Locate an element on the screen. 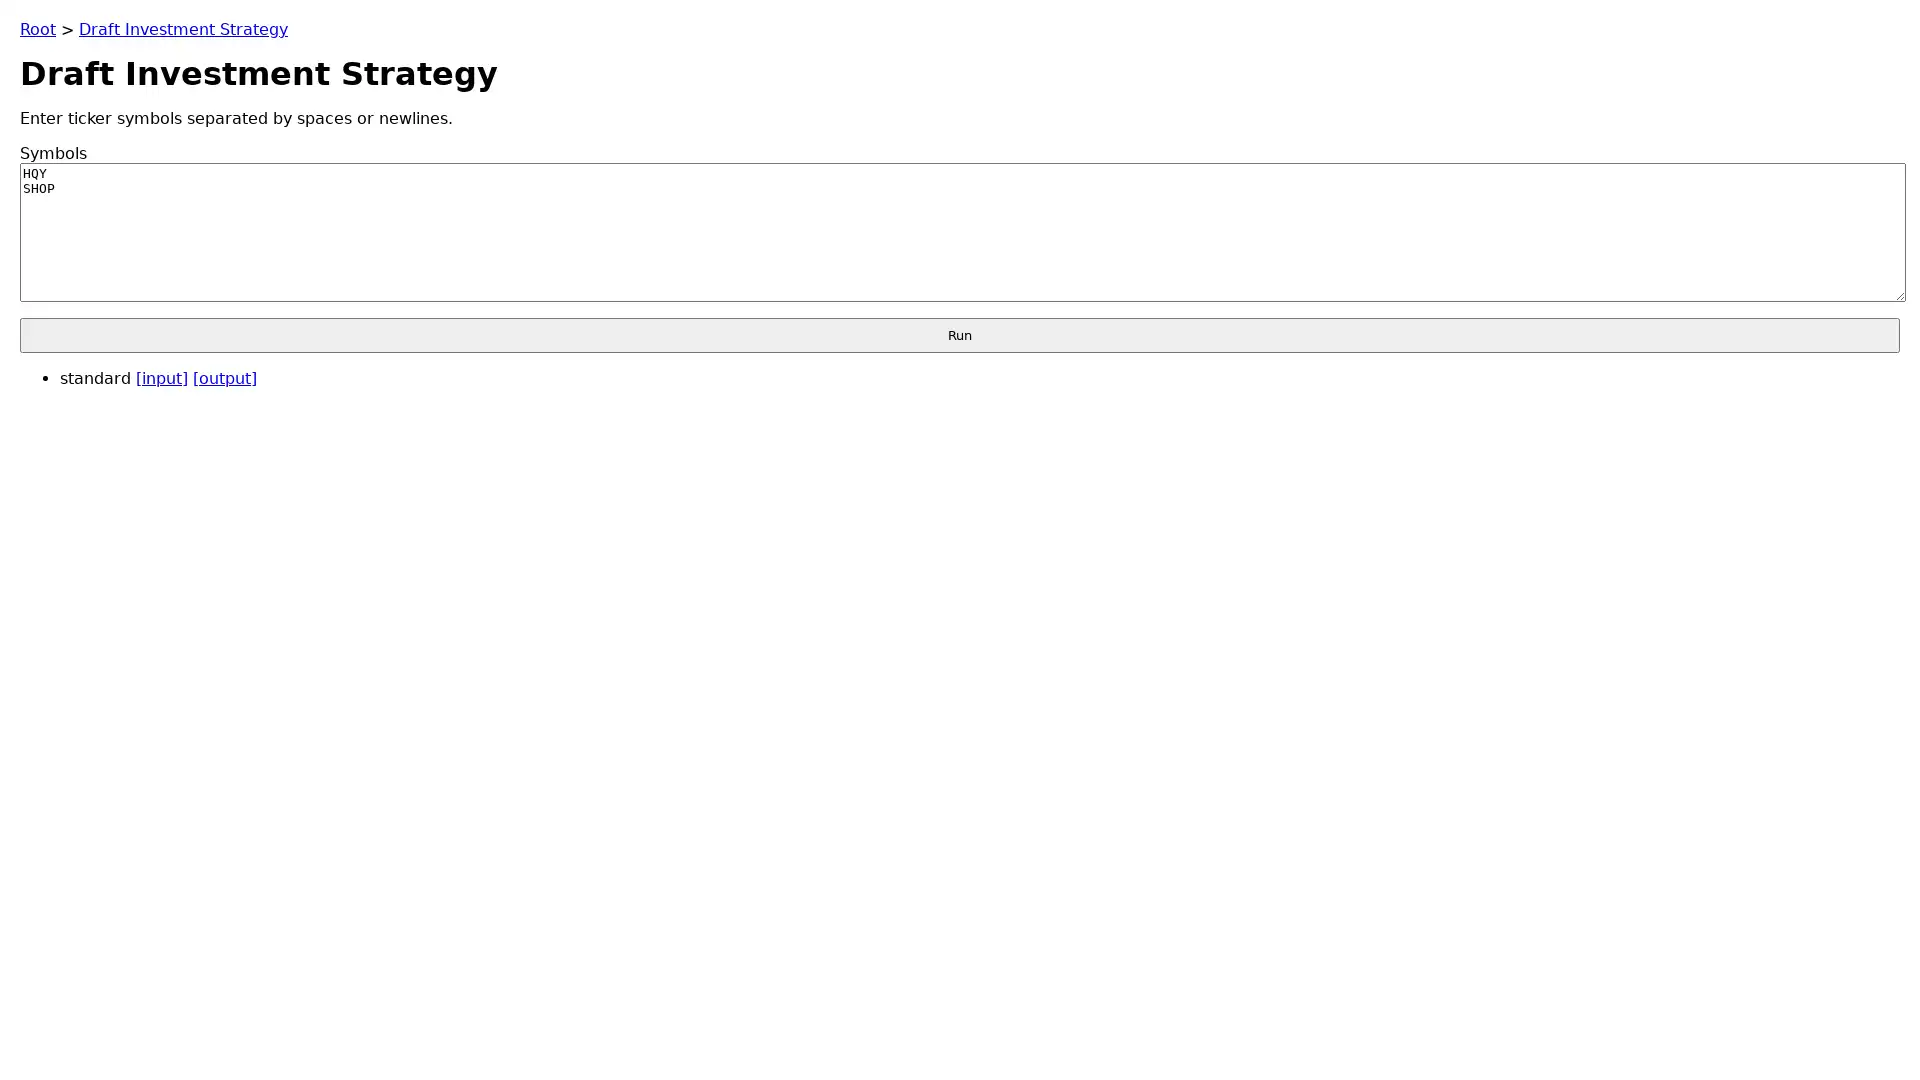 This screenshot has width=1920, height=1080. Run is located at coordinates (960, 334).